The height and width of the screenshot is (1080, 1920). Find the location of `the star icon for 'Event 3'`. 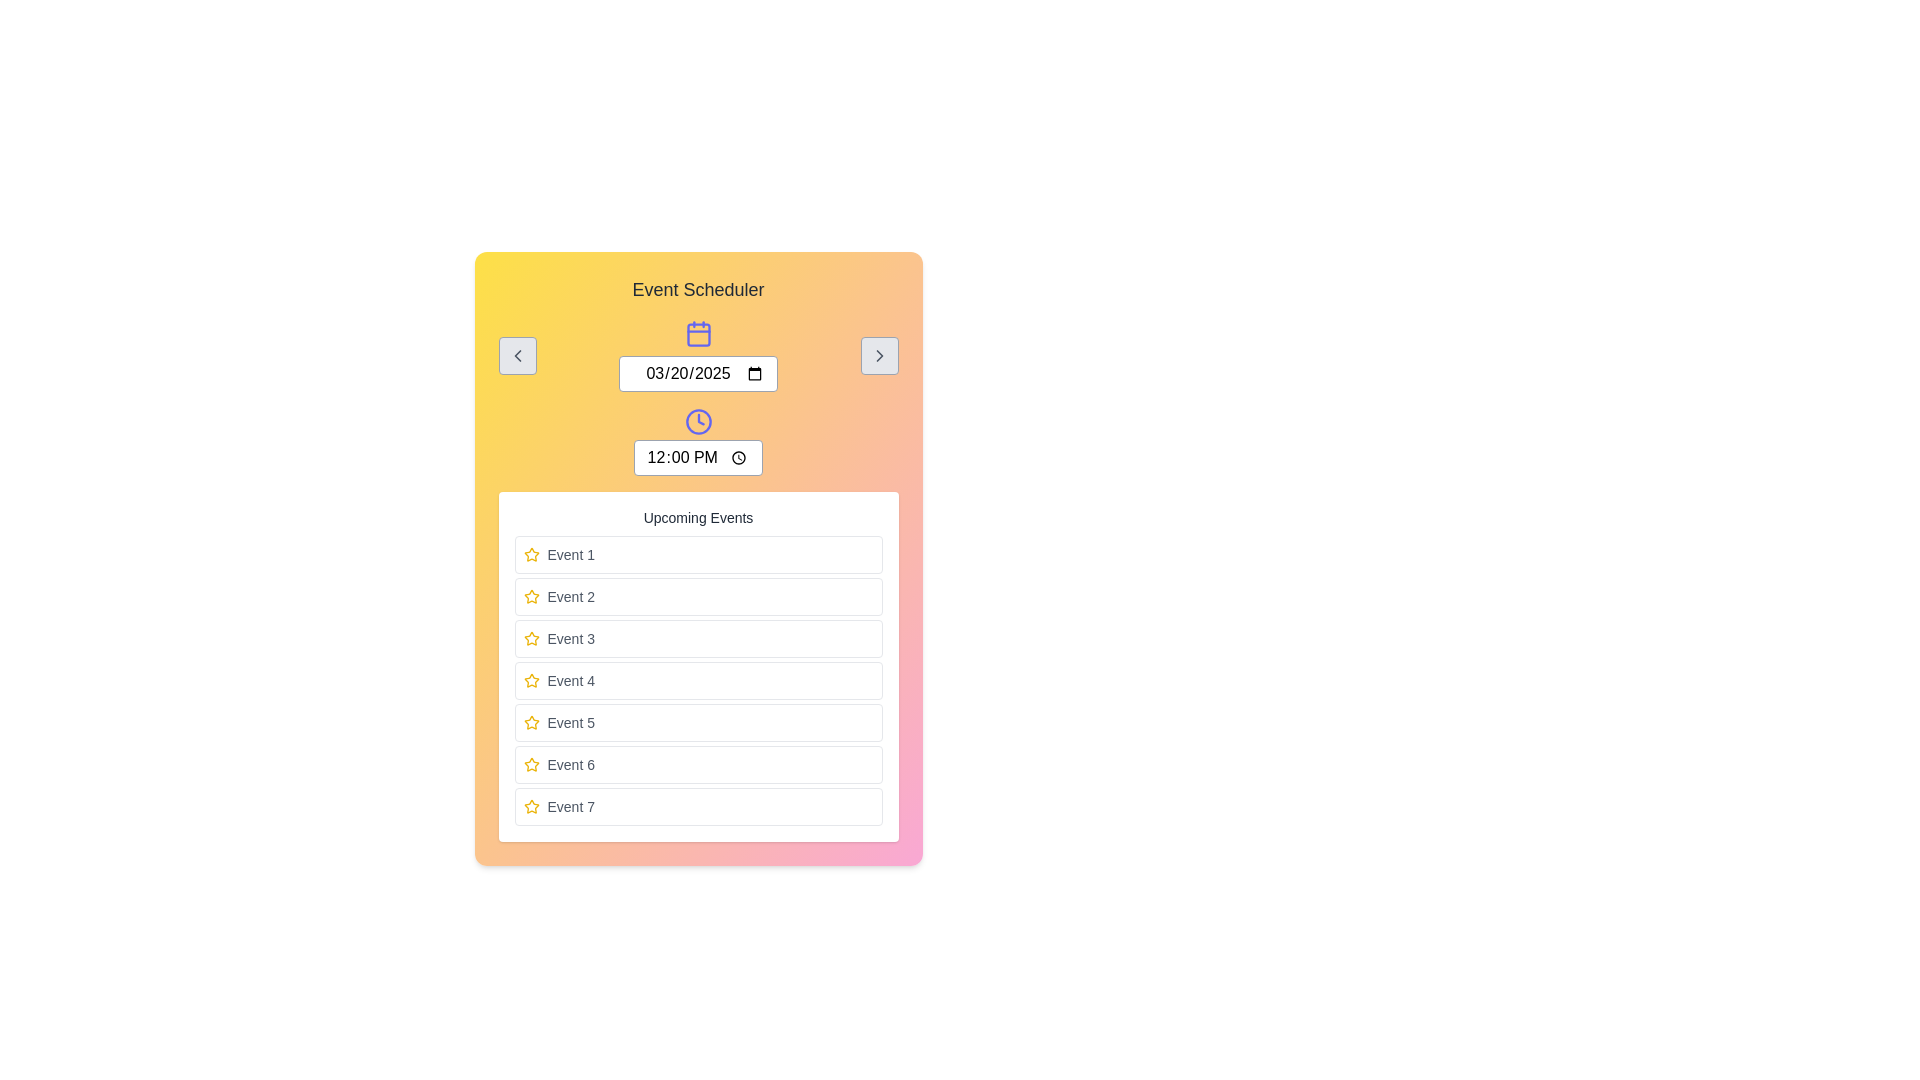

the star icon for 'Event 3' is located at coordinates (531, 639).